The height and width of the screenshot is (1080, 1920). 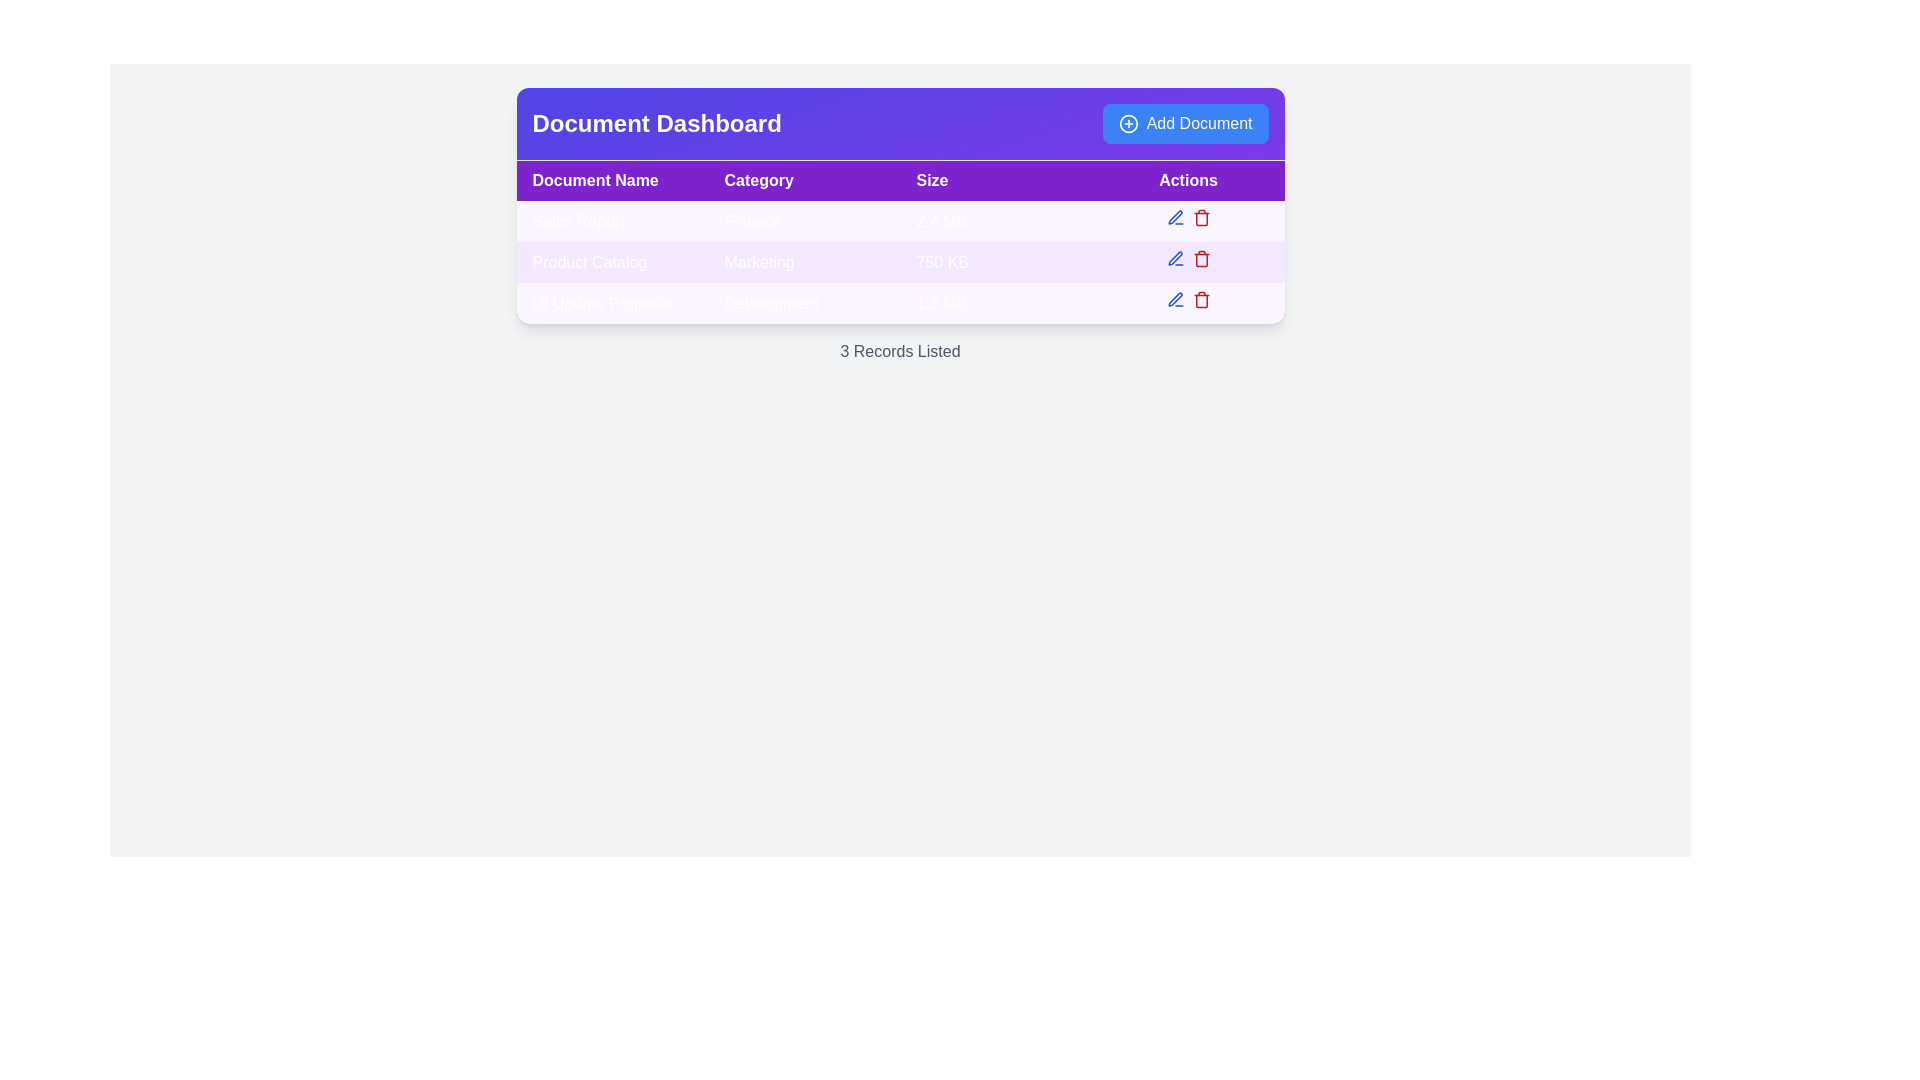 What do you see at coordinates (1175, 218) in the screenshot?
I see `the blue pencil icon button located in the Actions column of the second row of the table on the dashboard` at bounding box center [1175, 218].